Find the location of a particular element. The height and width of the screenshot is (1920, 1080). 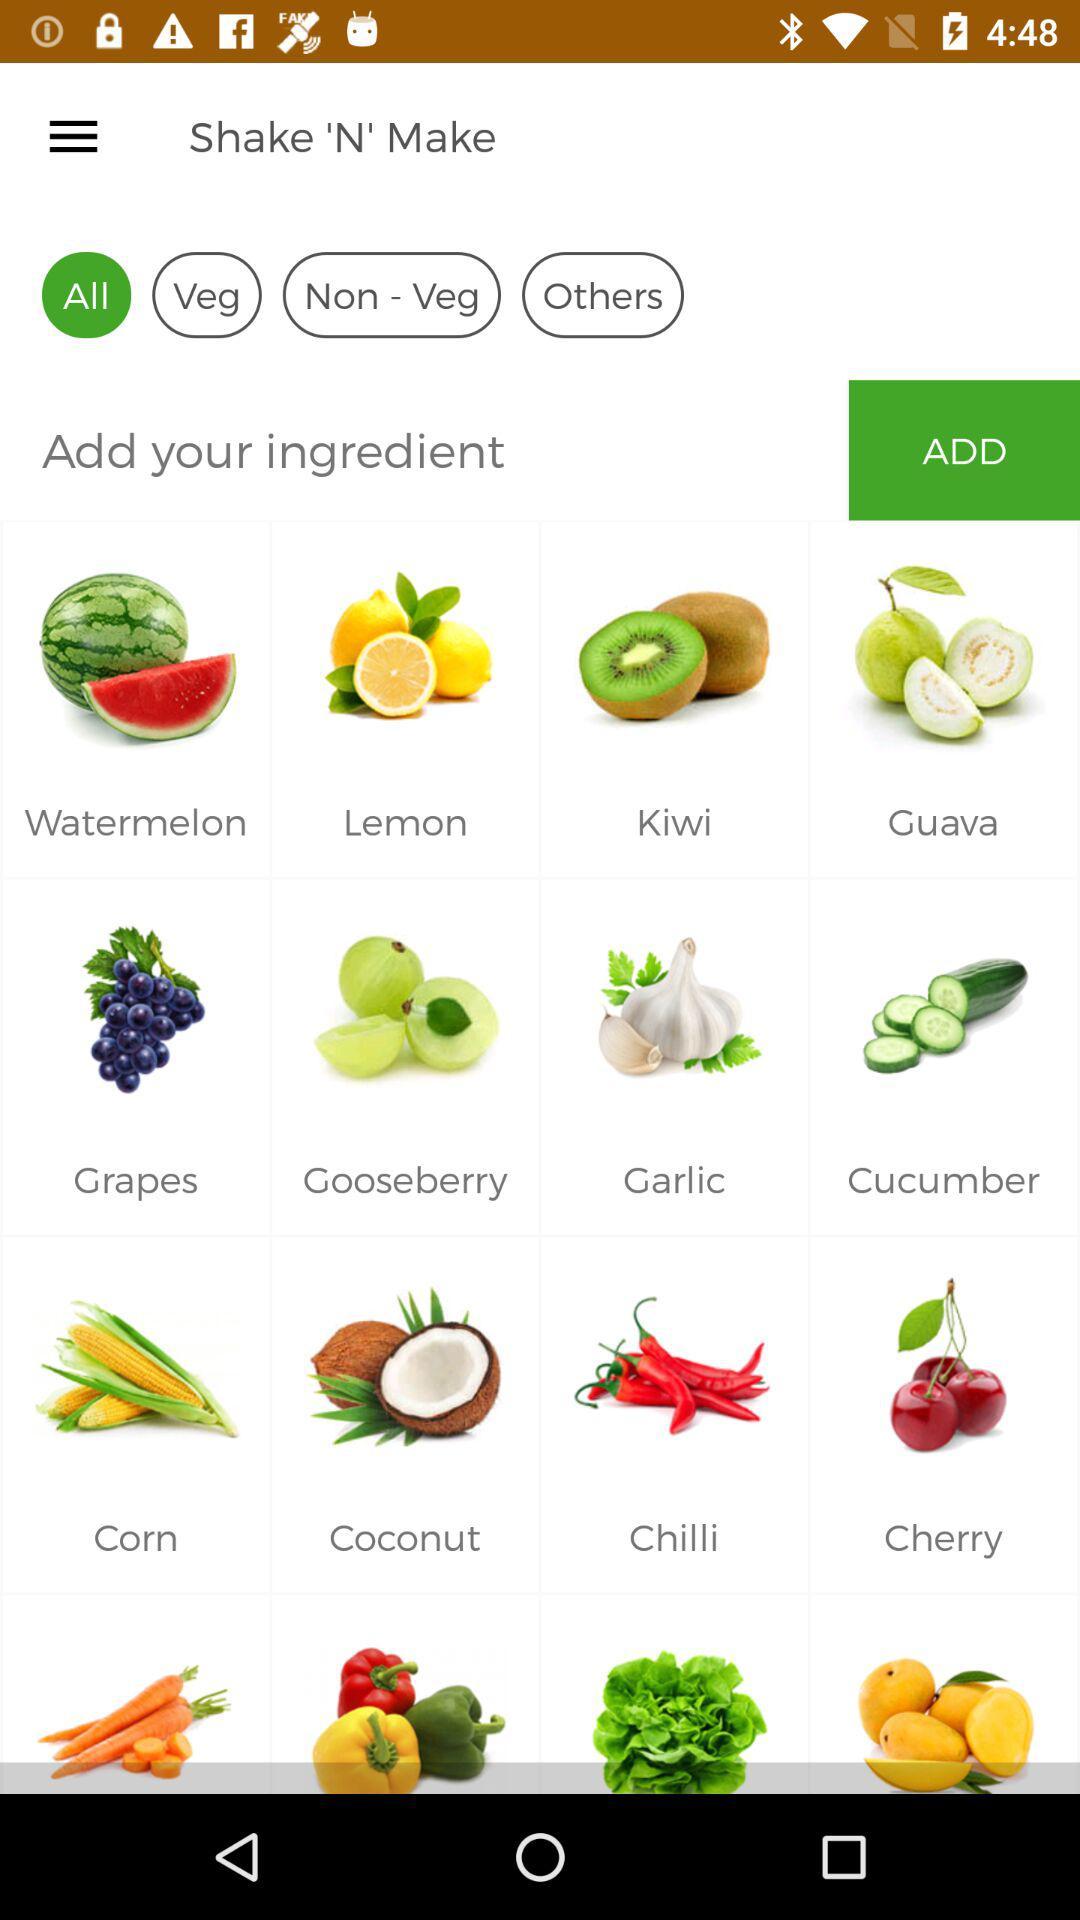

item to the left of the add icon is located at coordinates (423, 449).